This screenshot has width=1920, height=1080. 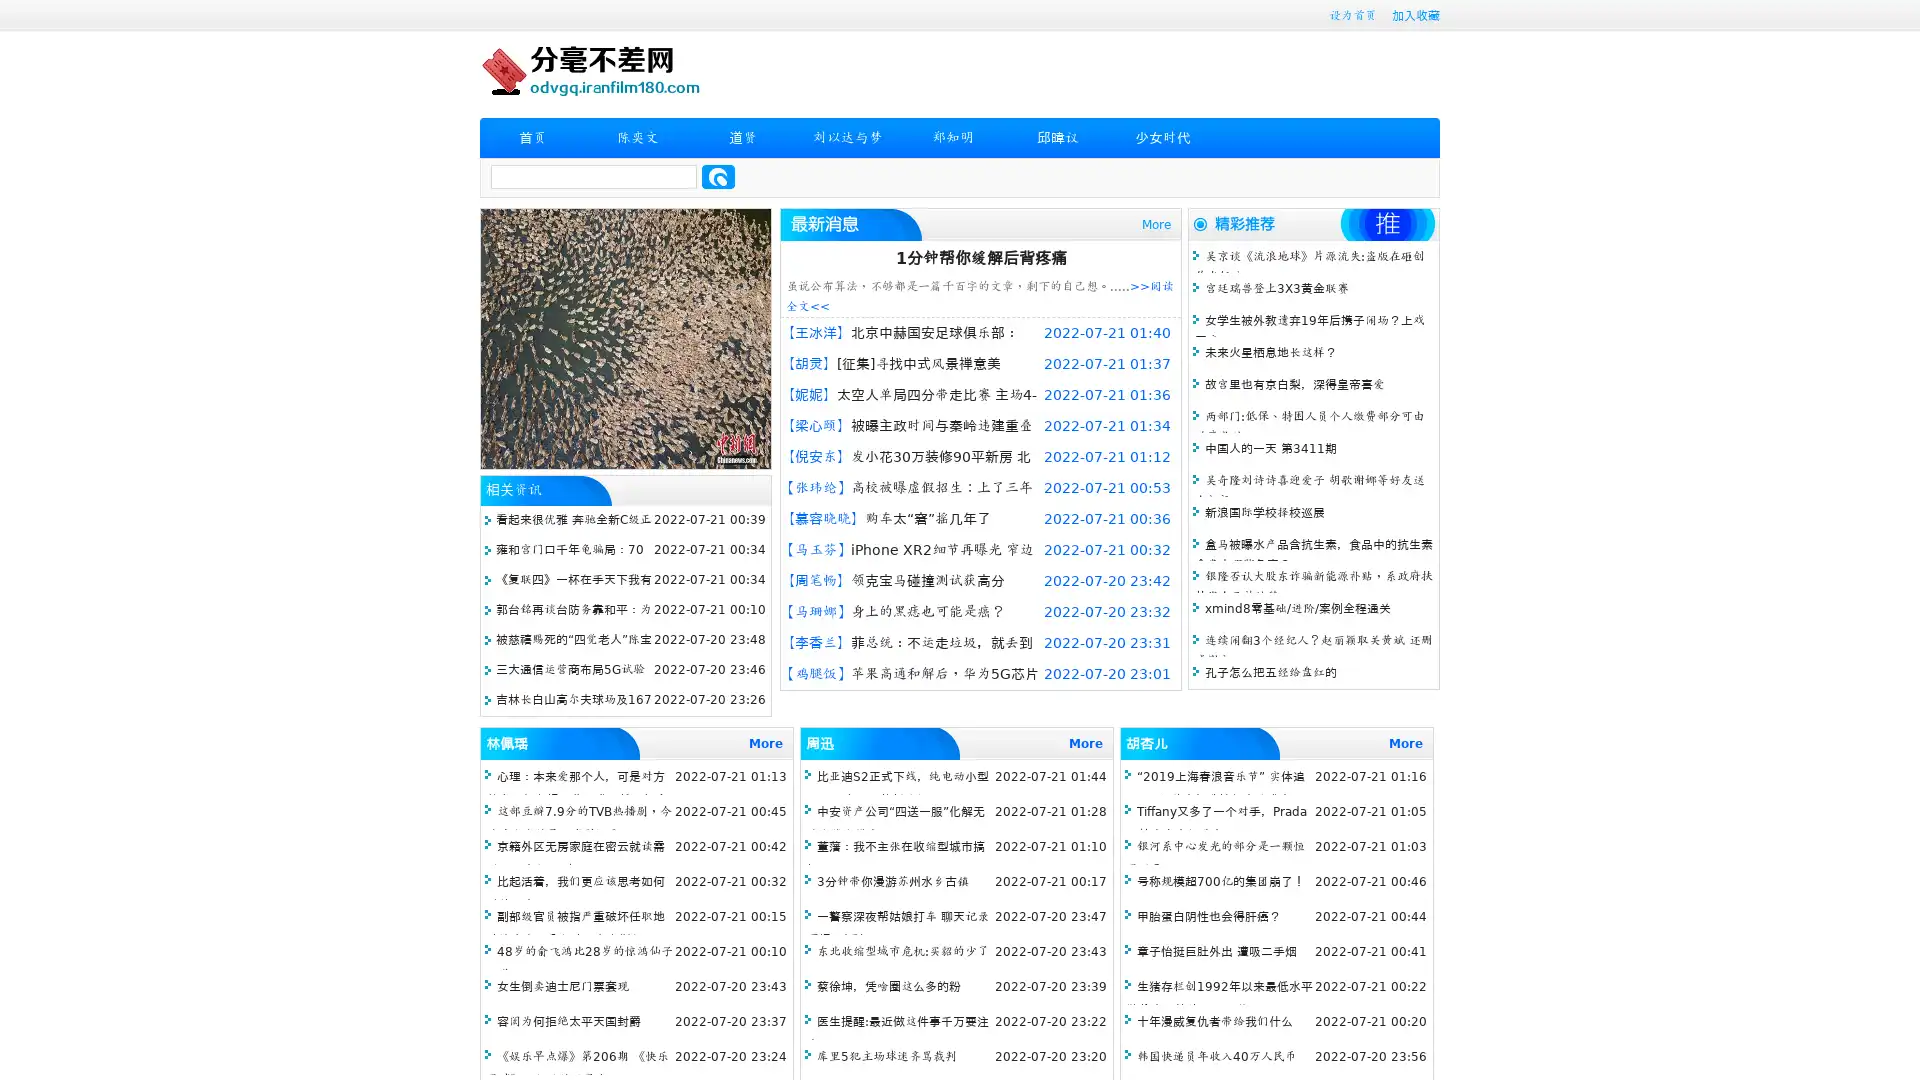 What do you see at coordinates (718, 176) in the screenshot?
I see `Search` at bounding box center [718, 176].